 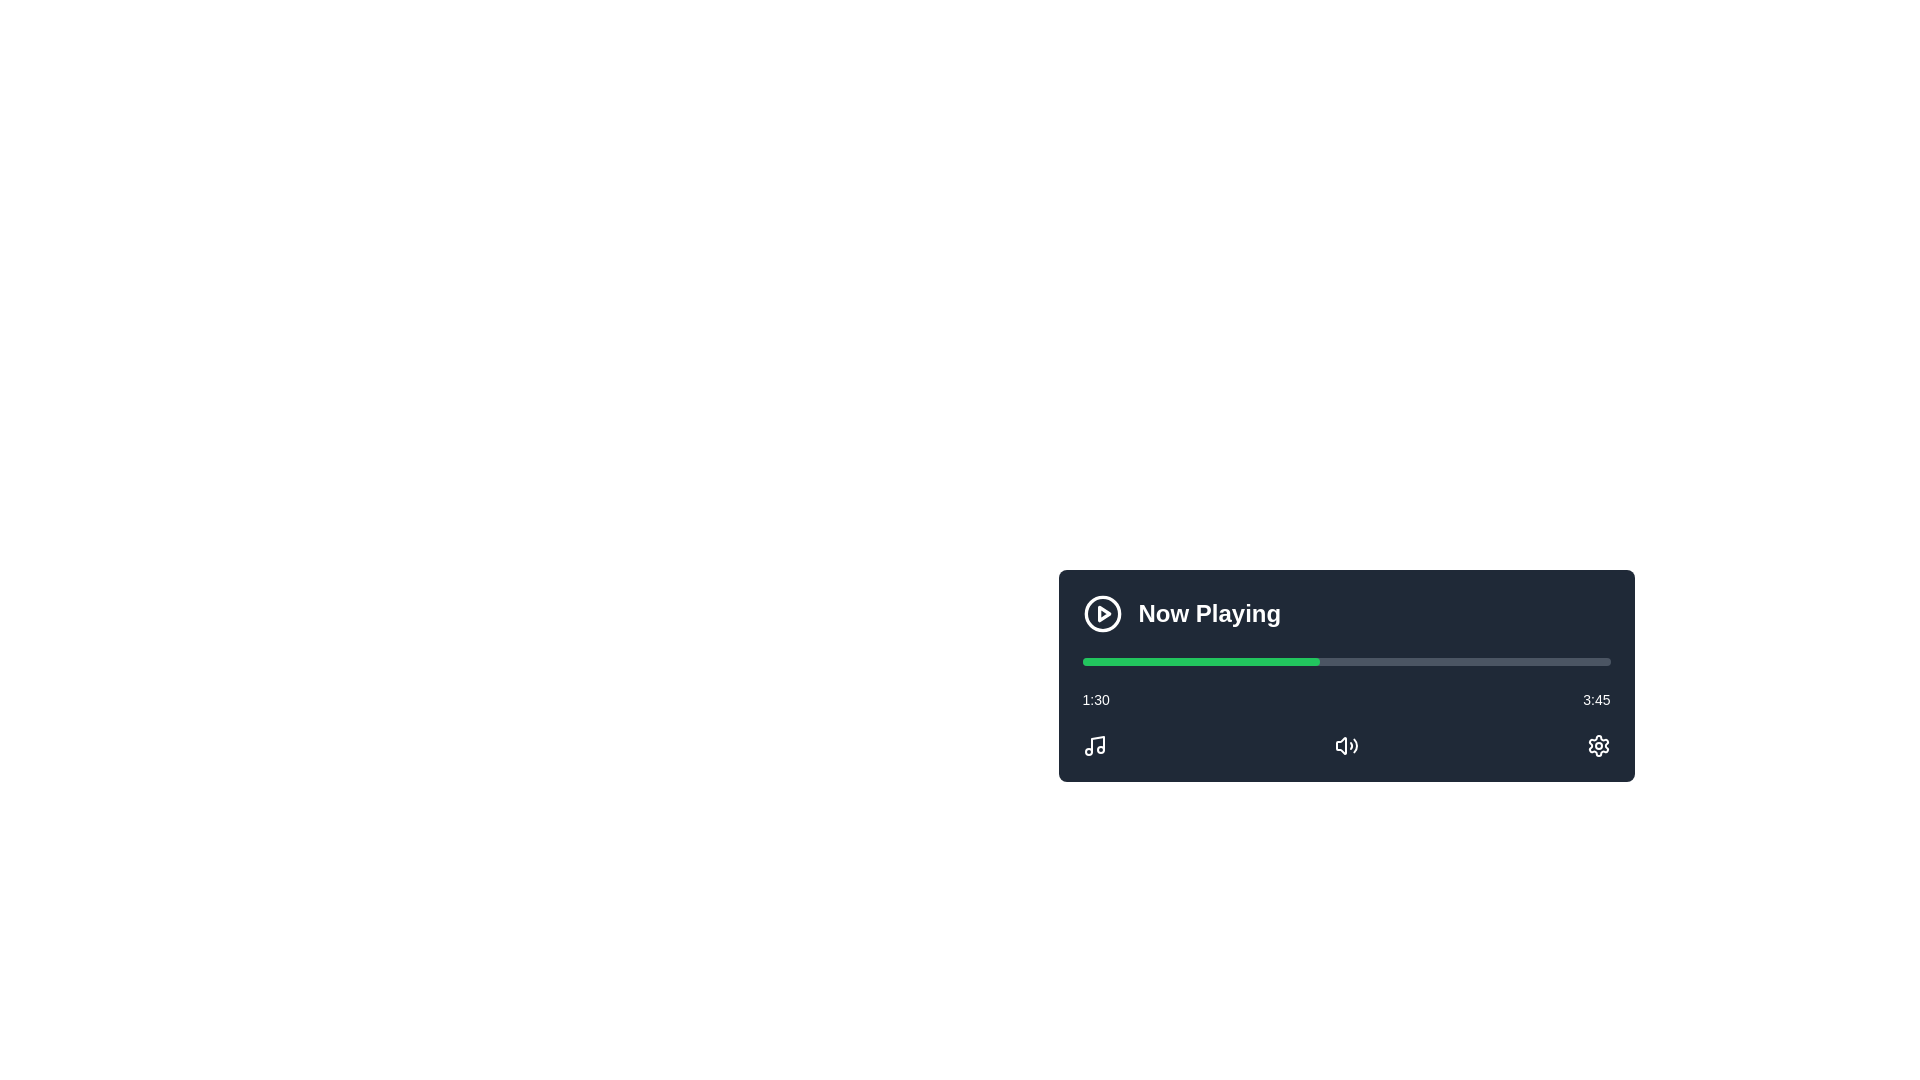 I want to click on the cog-shaped settings button located at the bottom-right corner of the media player panel, so click(x=1597, y=745).